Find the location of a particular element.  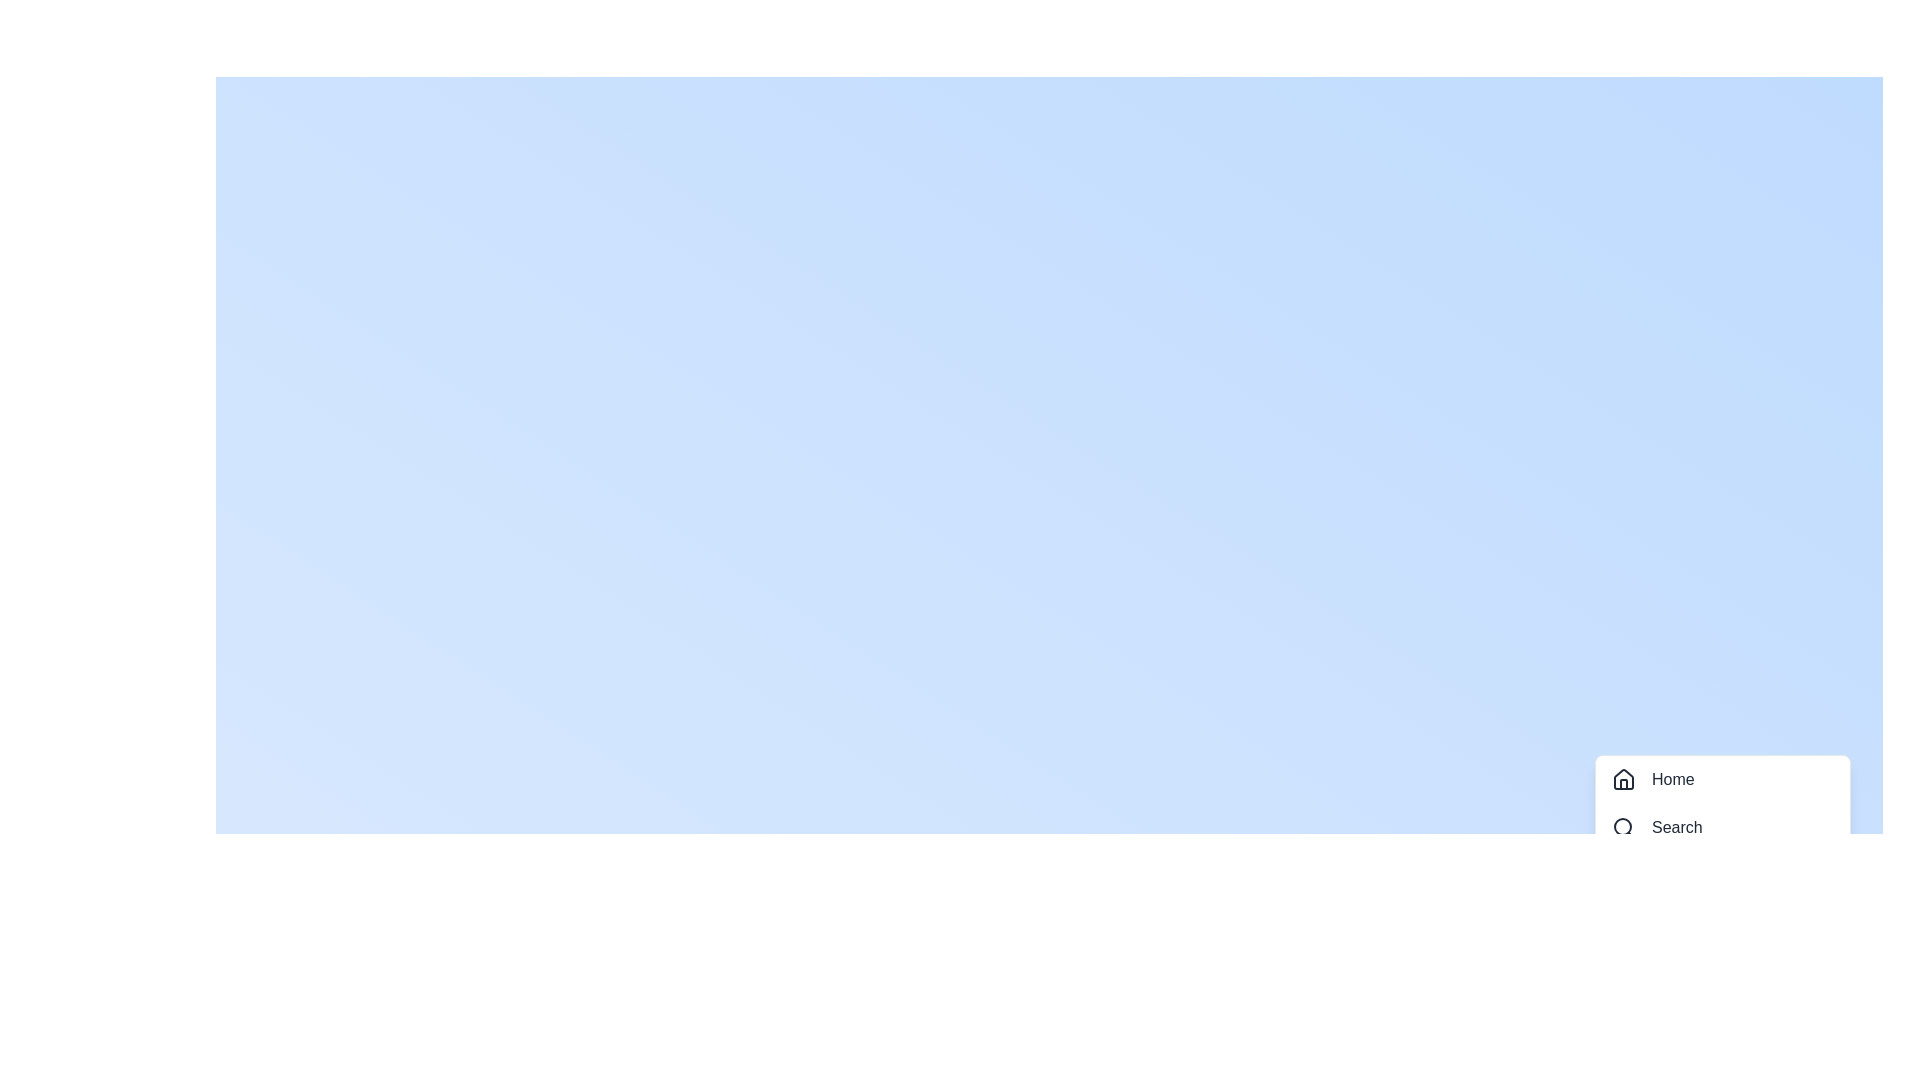

the 'Home' icon located in the bottom right horizontal menu, which serves as a navigational element to direct users to the main page is located at coordinates (1623, 778).